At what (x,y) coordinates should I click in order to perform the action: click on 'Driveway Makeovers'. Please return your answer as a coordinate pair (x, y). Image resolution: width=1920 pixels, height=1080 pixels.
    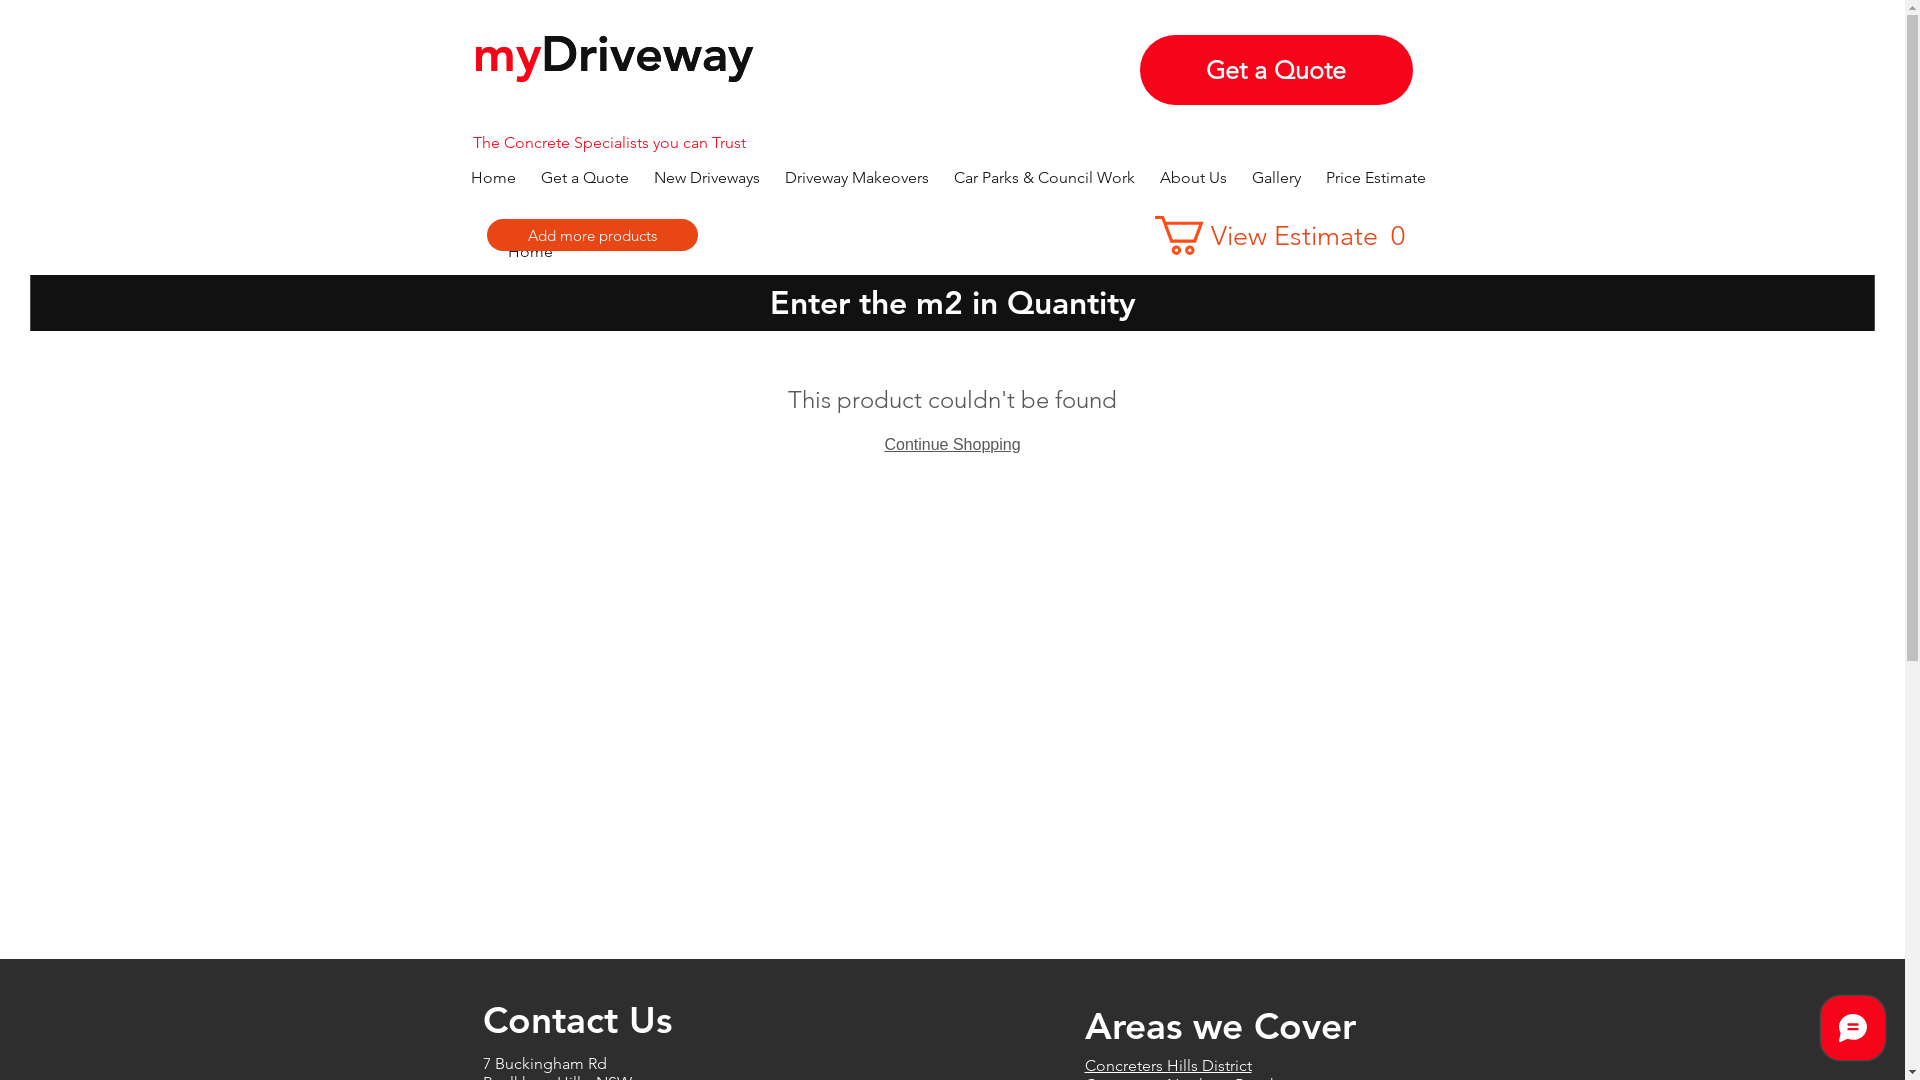
    Looking at the image, I should click on (858, 176).